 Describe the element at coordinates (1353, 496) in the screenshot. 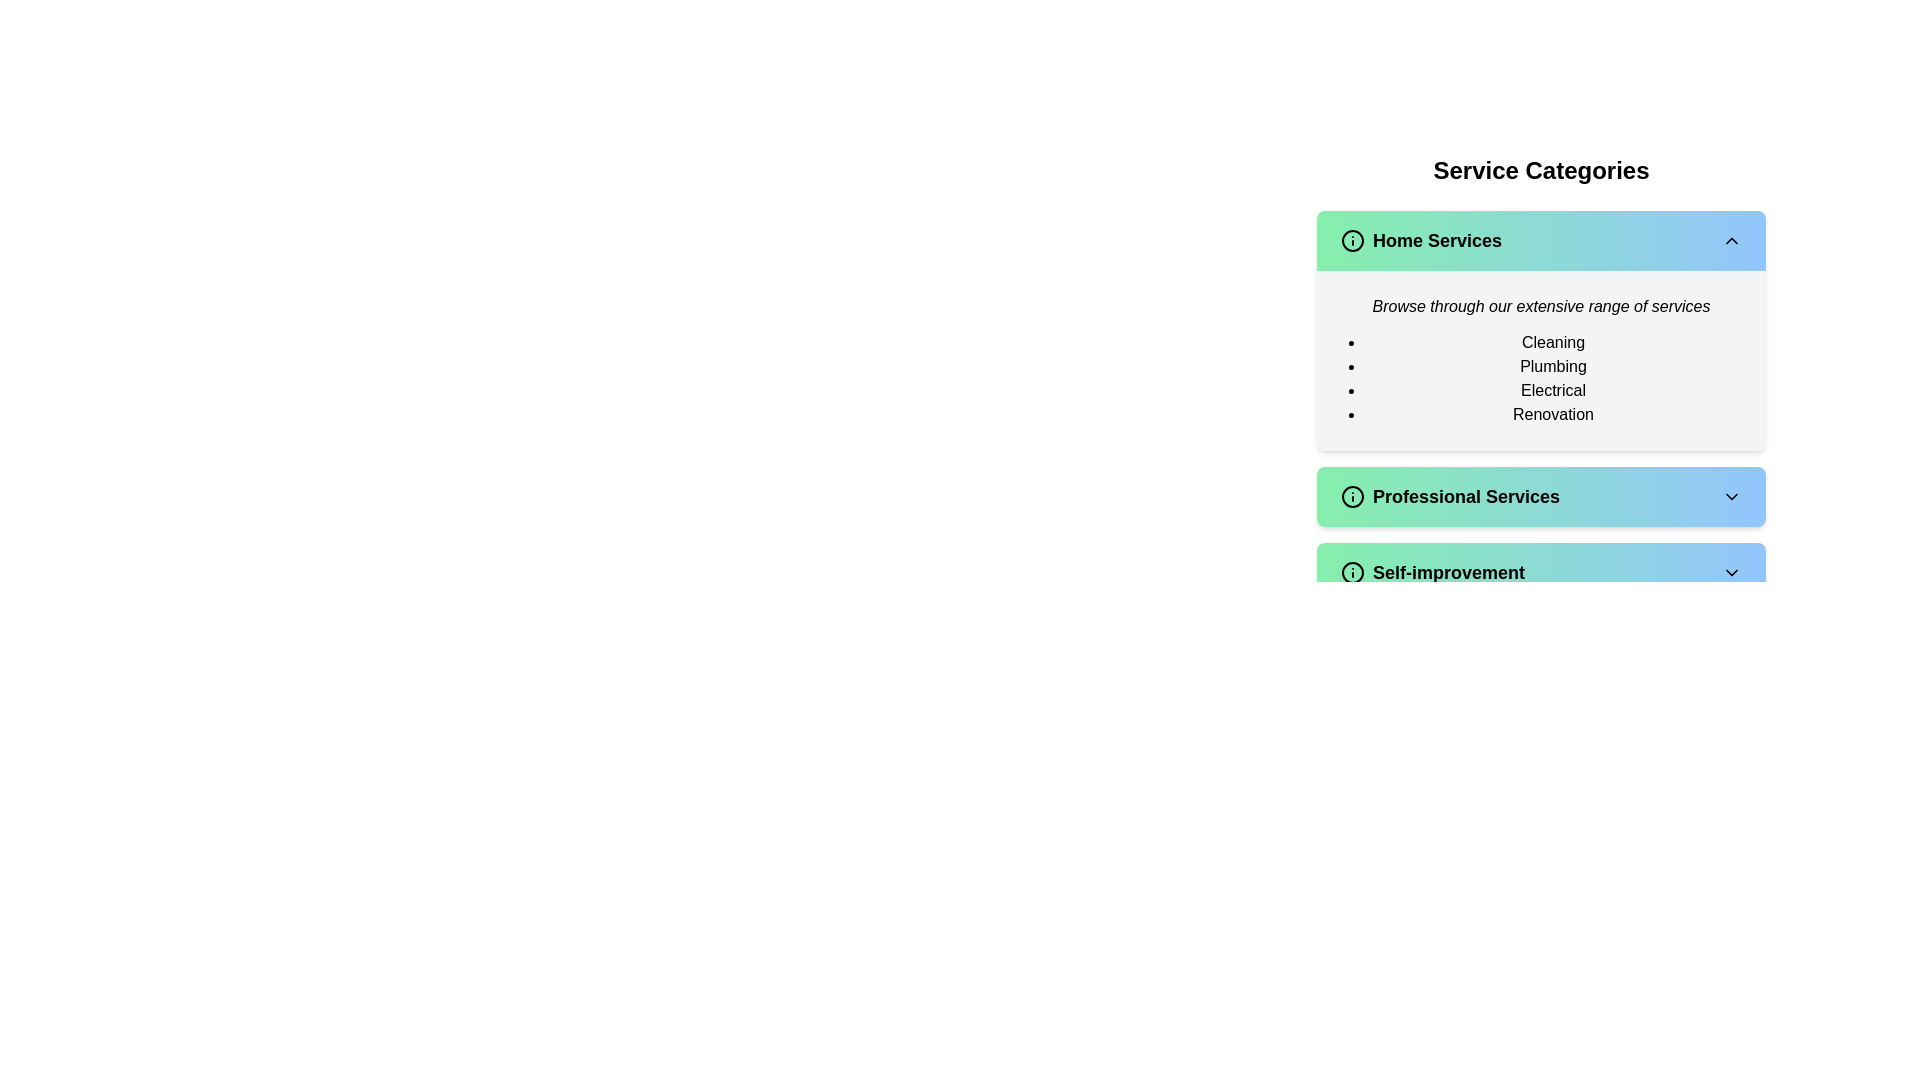

I see `the circular 'info' icon with a thin border and hollow center, located to the left of 'Professional Services' in the second section of the service categories list` at that location.